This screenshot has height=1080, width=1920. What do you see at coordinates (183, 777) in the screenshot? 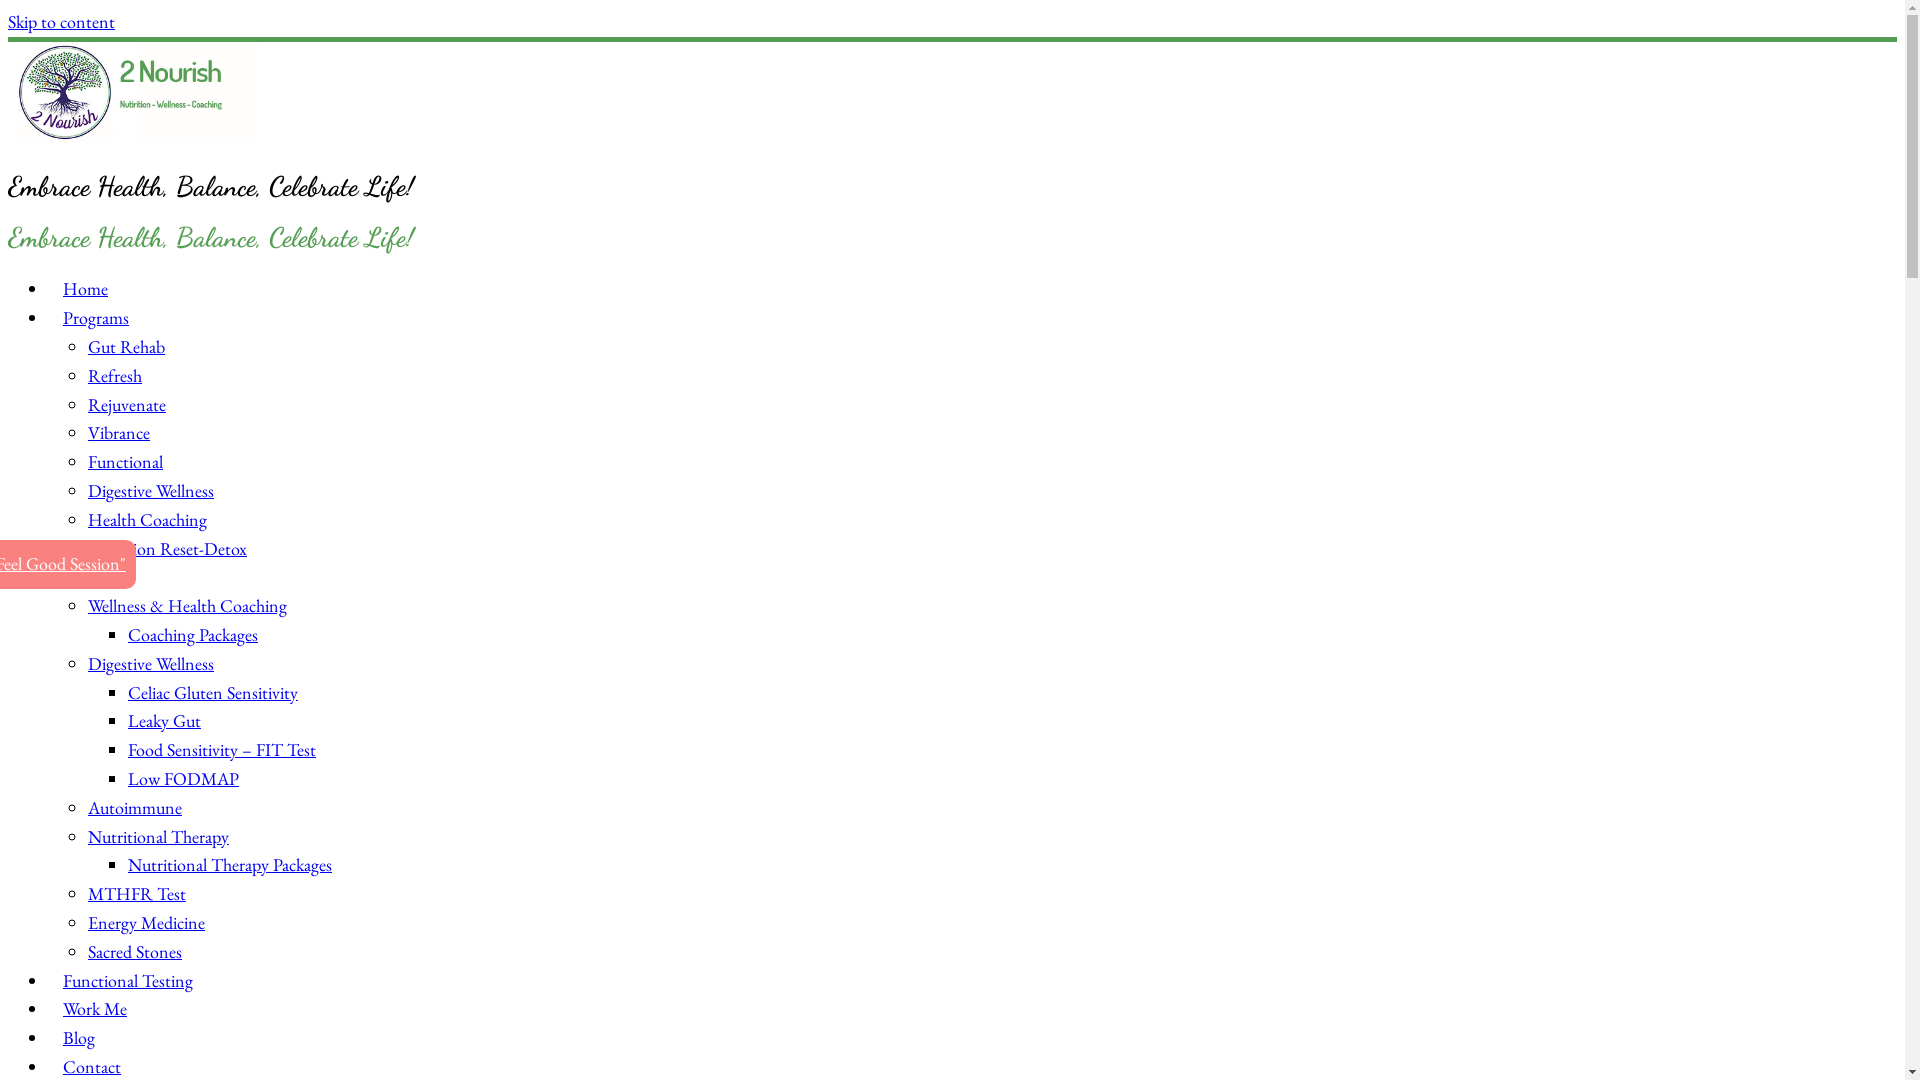
I see `'Low FODMAP'` at bounding box center [183, 777].